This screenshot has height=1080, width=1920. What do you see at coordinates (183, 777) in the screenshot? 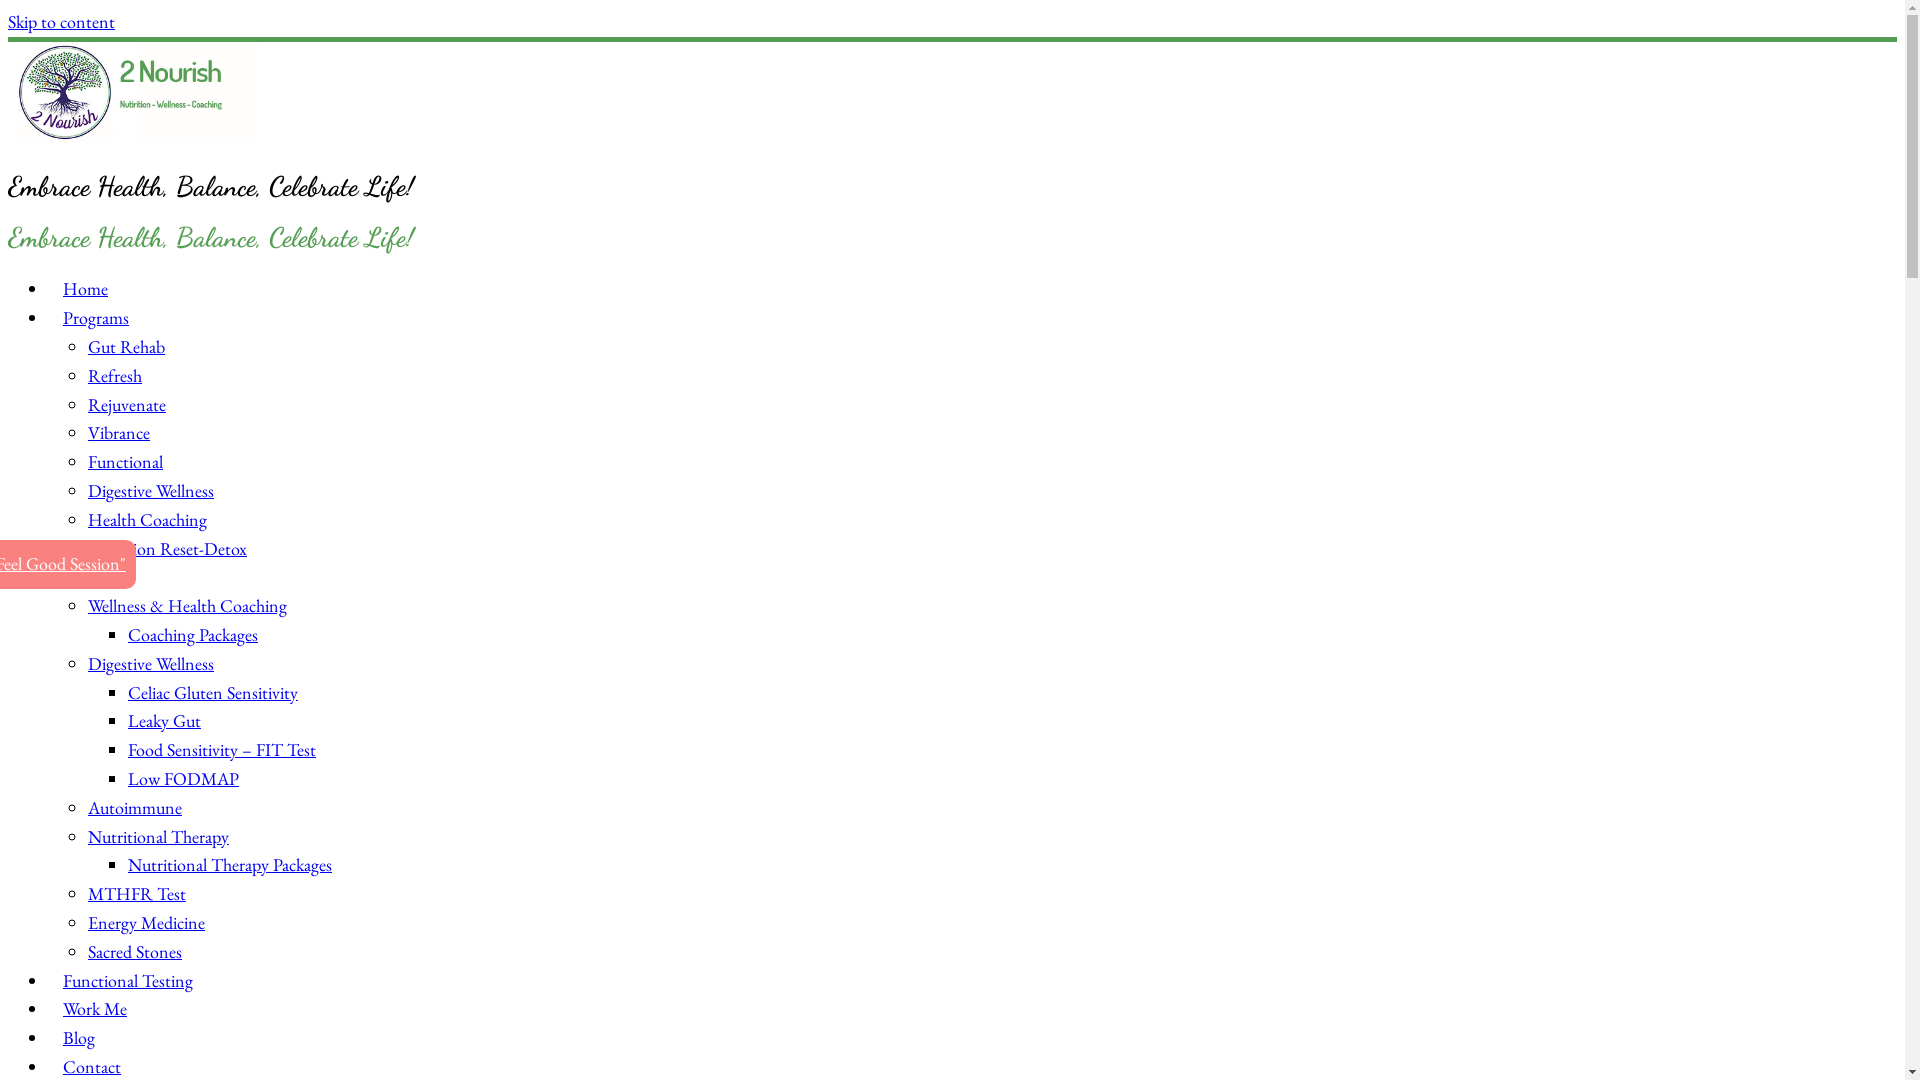
I see `'Low FODMAP'` at bounding box center [183, 777].